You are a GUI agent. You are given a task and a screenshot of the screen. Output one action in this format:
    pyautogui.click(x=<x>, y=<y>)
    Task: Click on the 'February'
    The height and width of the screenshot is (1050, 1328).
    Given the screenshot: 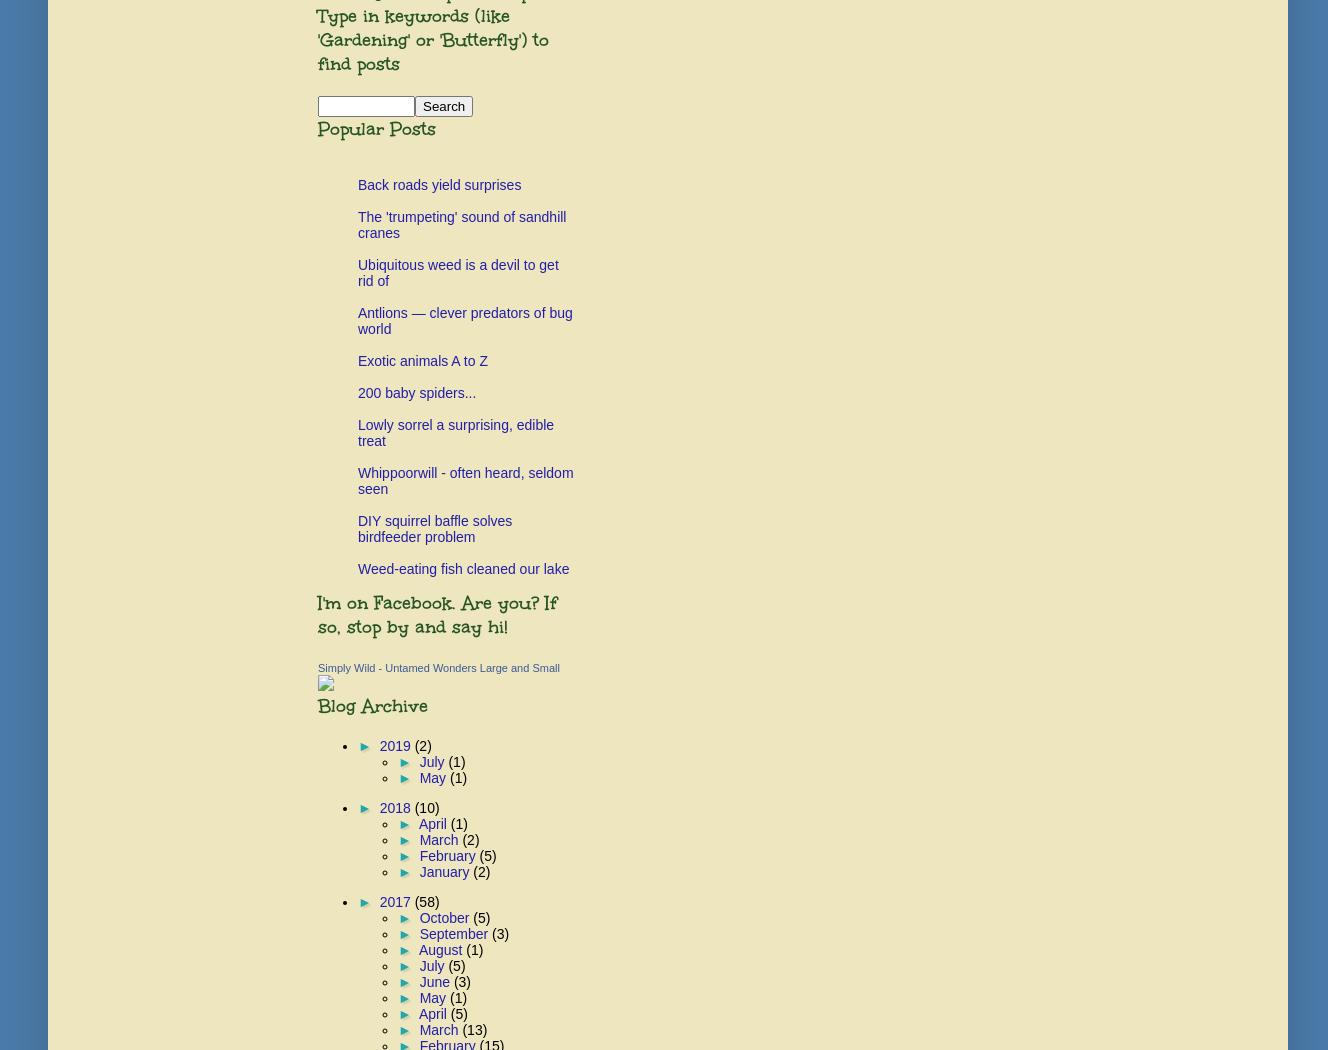 What is the action you would take?
    pyautogui.click(x=447, y=855)
    